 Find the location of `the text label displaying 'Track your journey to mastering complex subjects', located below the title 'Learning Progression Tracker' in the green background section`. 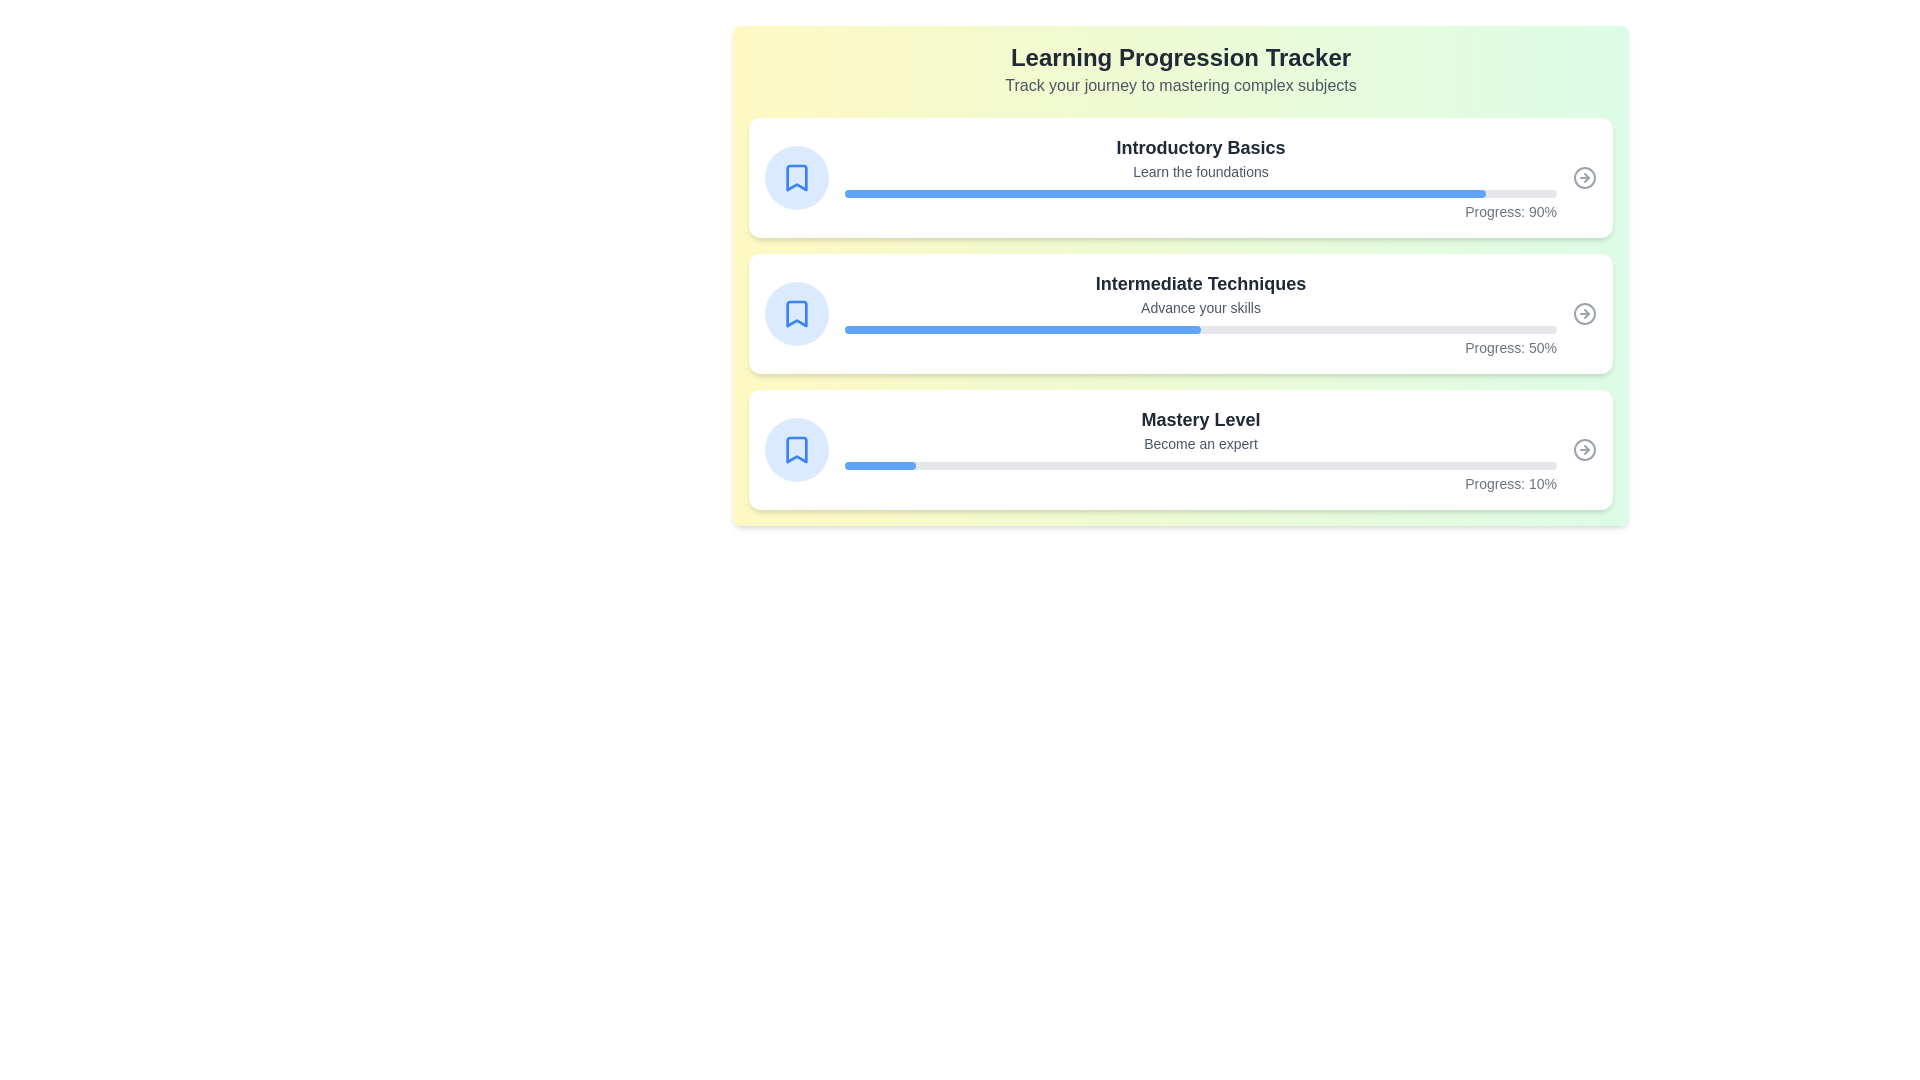

the text label displaying 'Track your journey to mastering complex subjects', located below the title 'Learning Progression Tracker' in the green background section is located at coordinates (1180, 84).